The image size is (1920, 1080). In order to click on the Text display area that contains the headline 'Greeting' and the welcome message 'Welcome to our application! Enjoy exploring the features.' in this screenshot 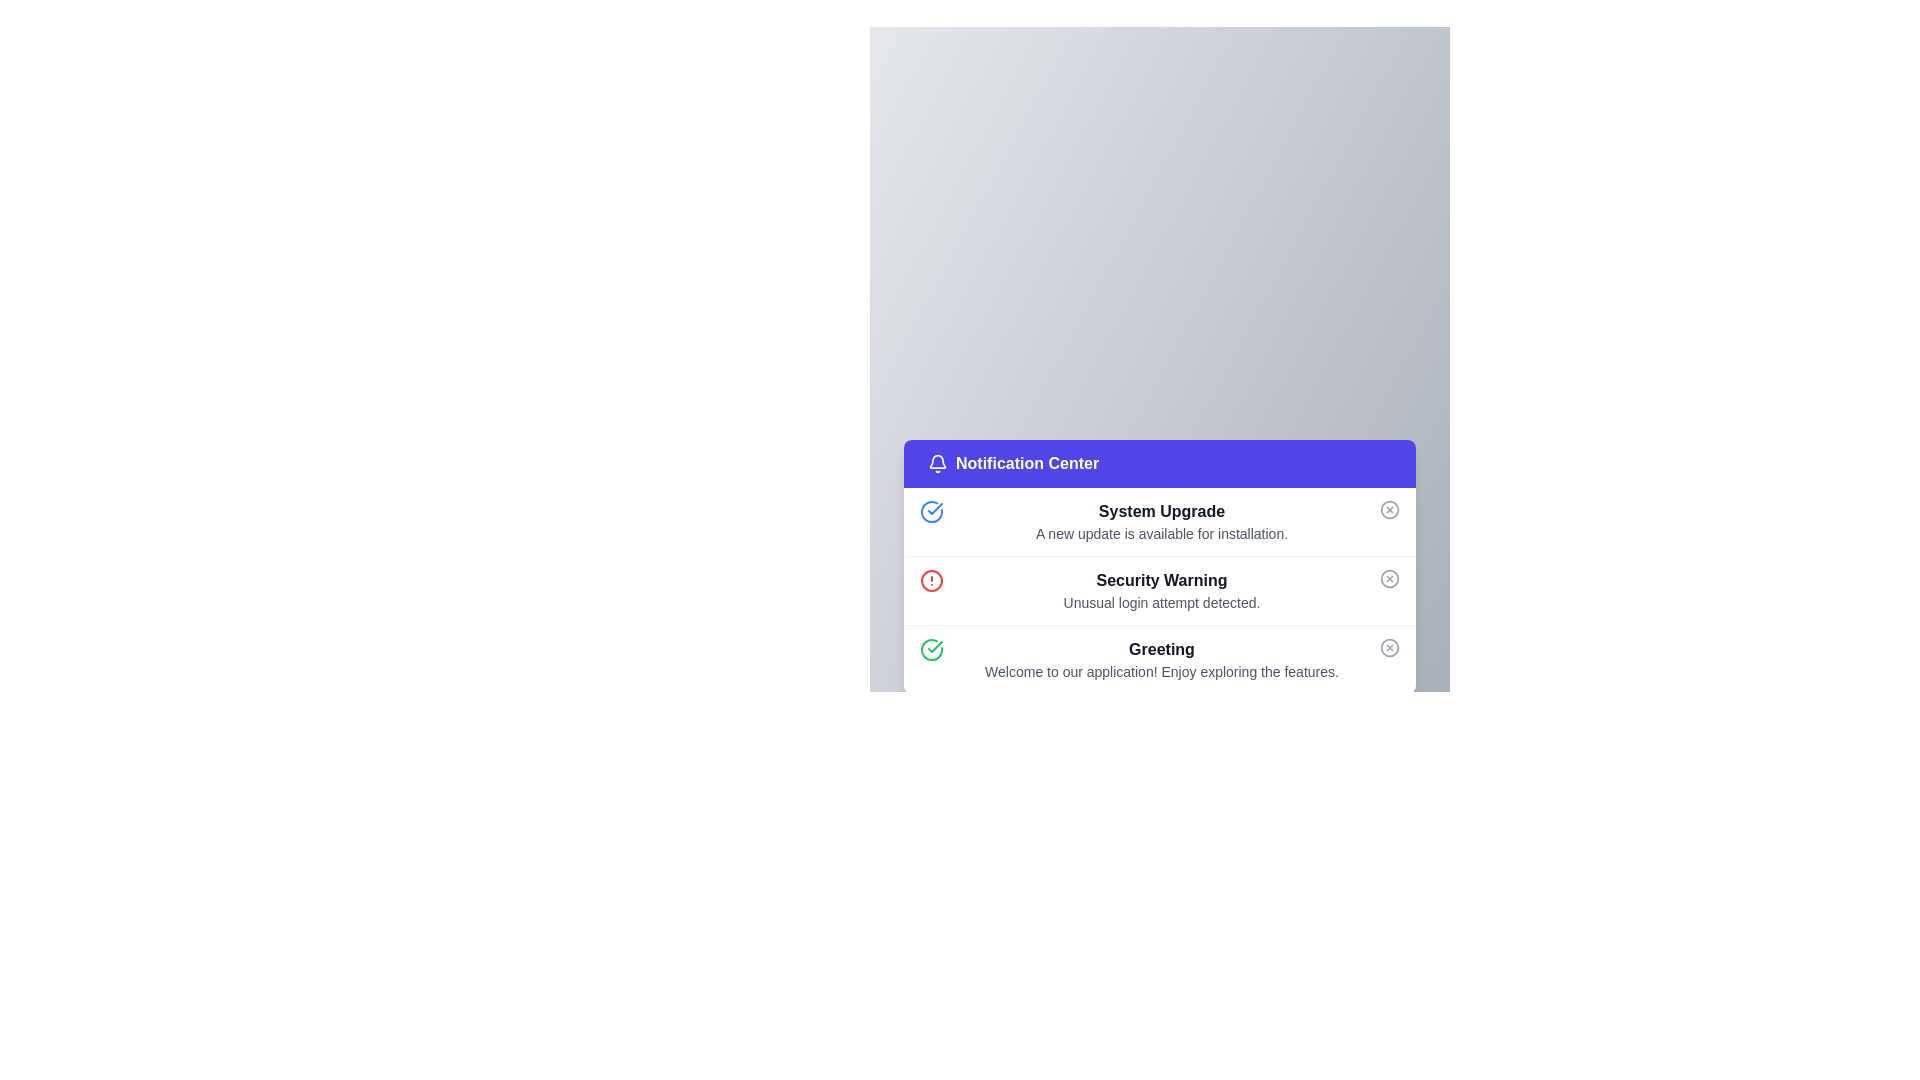, I will do `click(1161, 659)`.